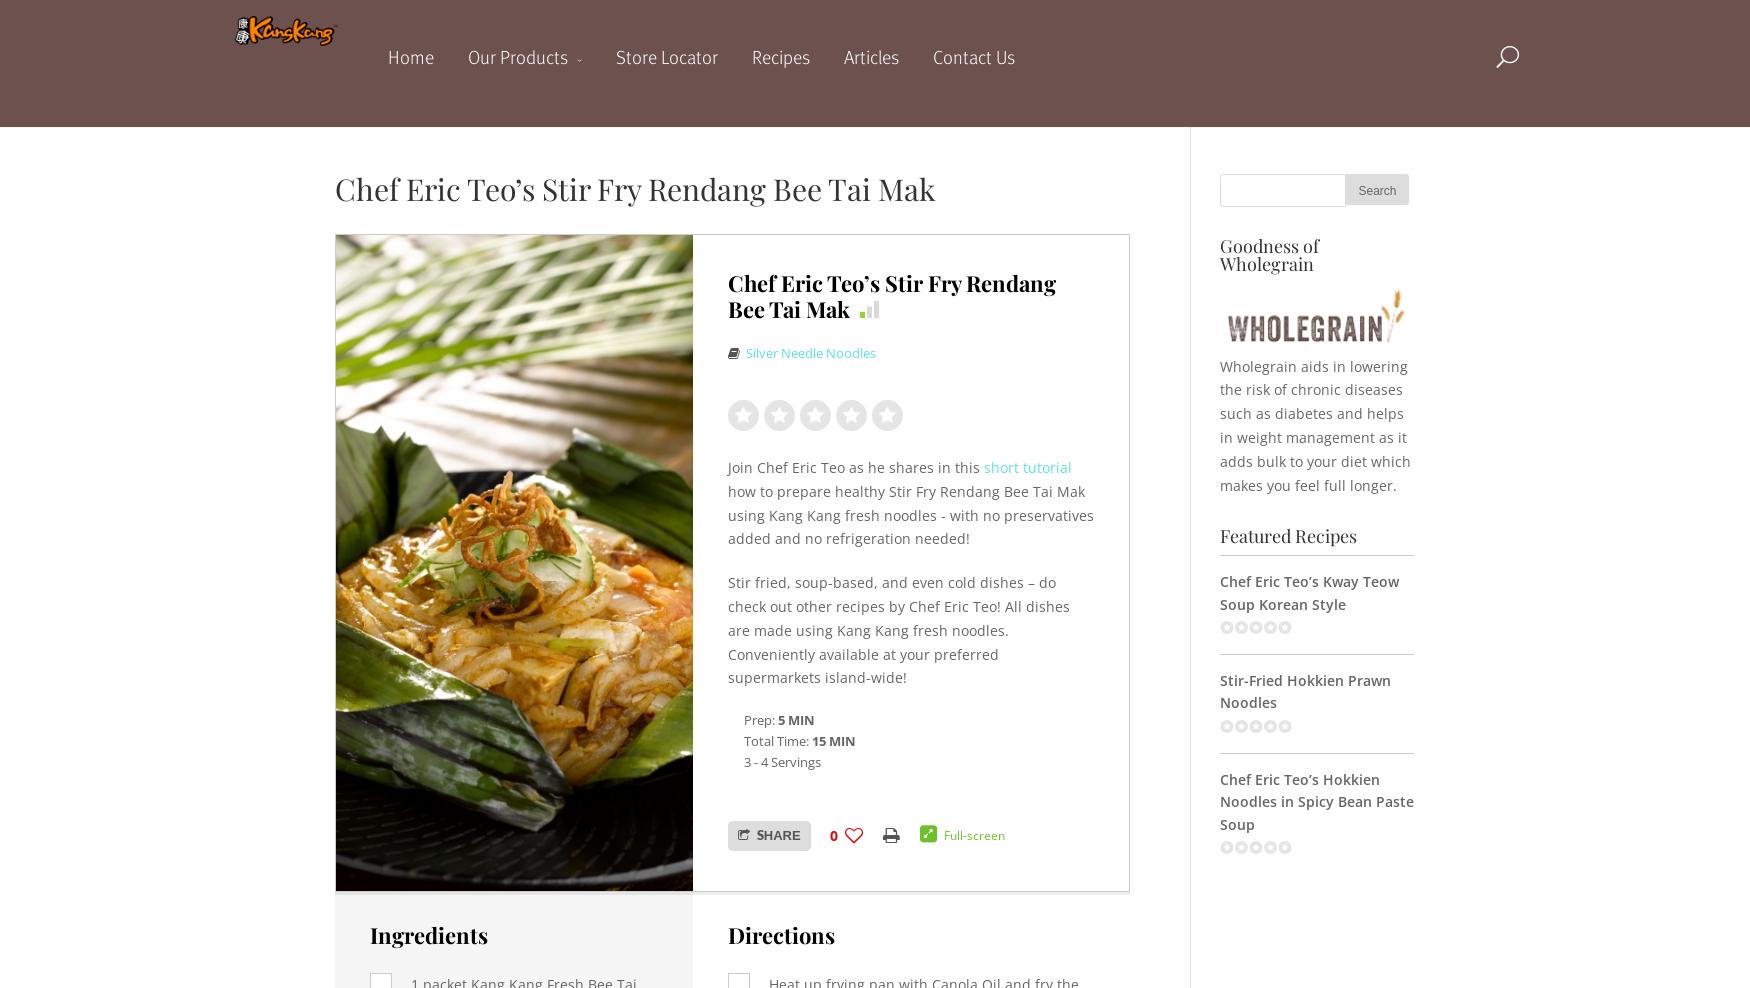 The height and width of the screenshot is (988, 1750). I want to click on 'Total Time:', so click(776, 741).